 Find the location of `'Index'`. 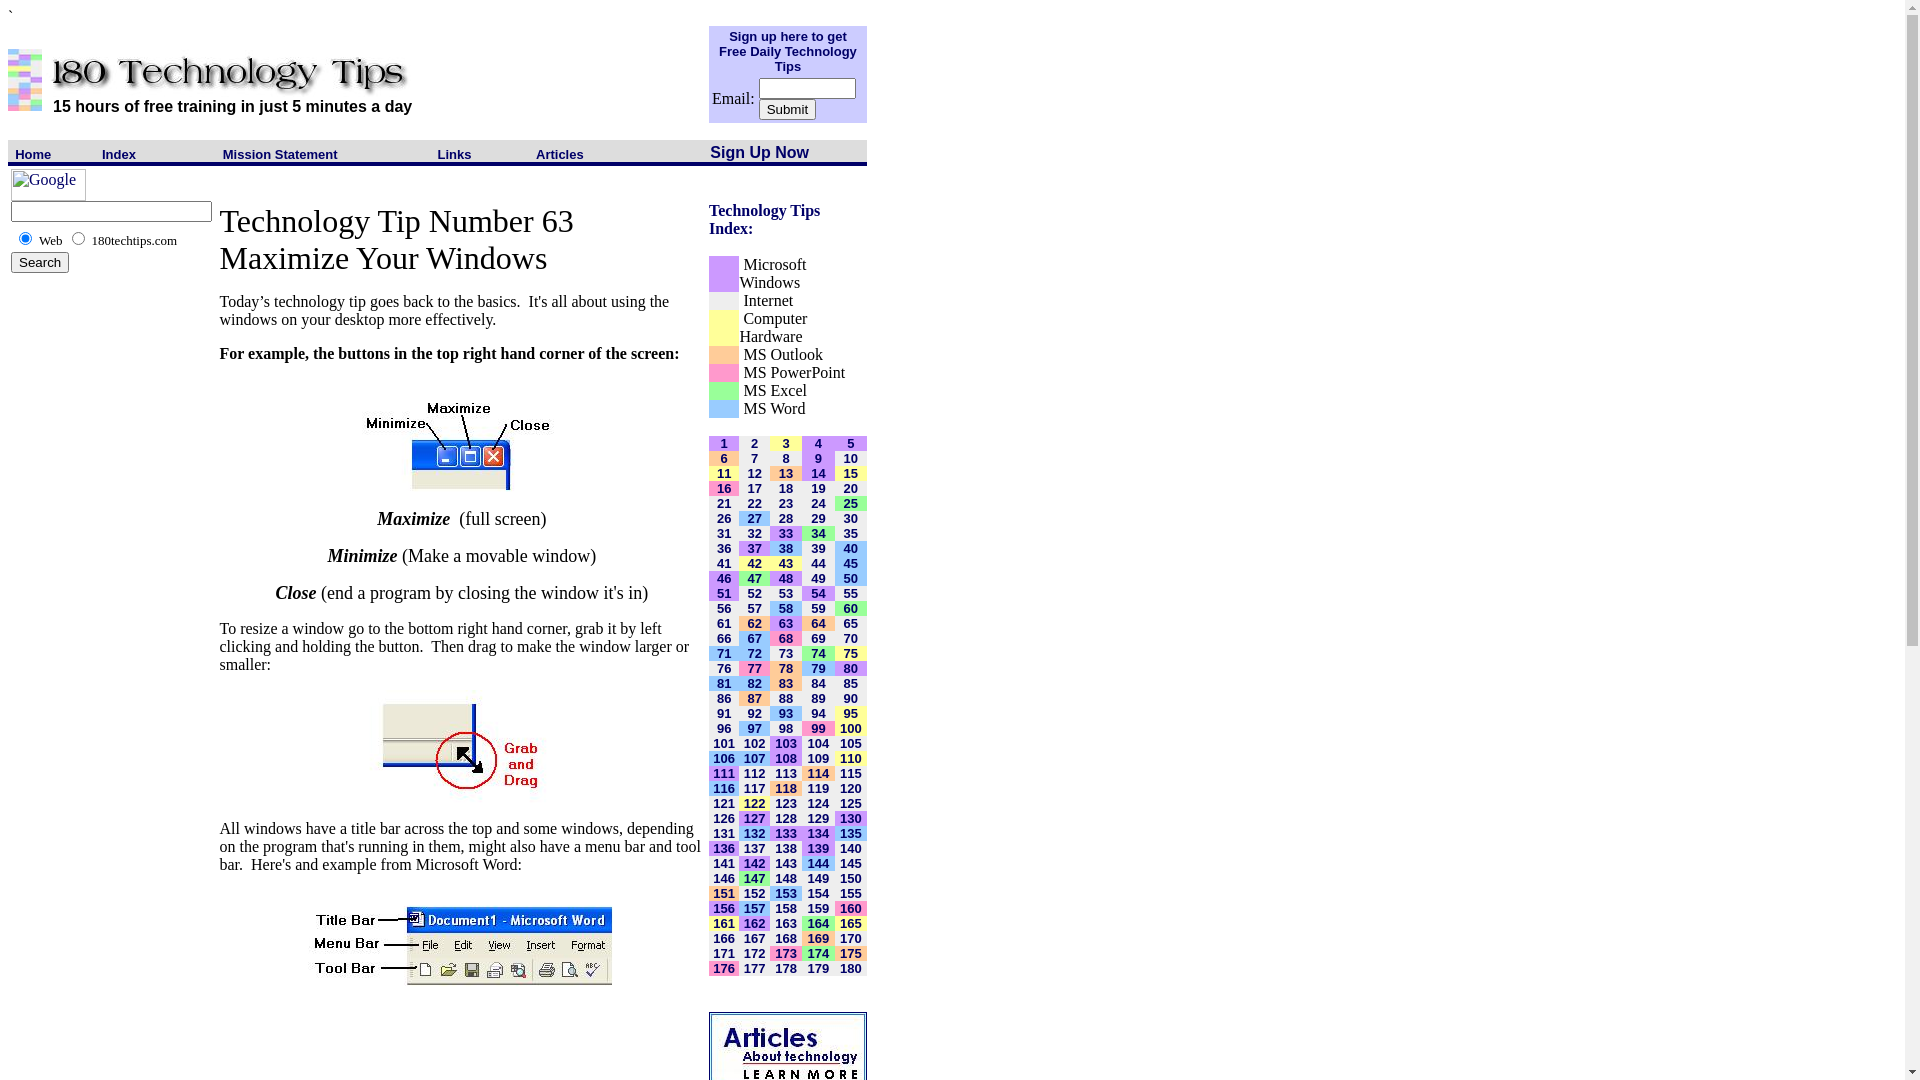

'Index' is located at coordinates (118, 153).